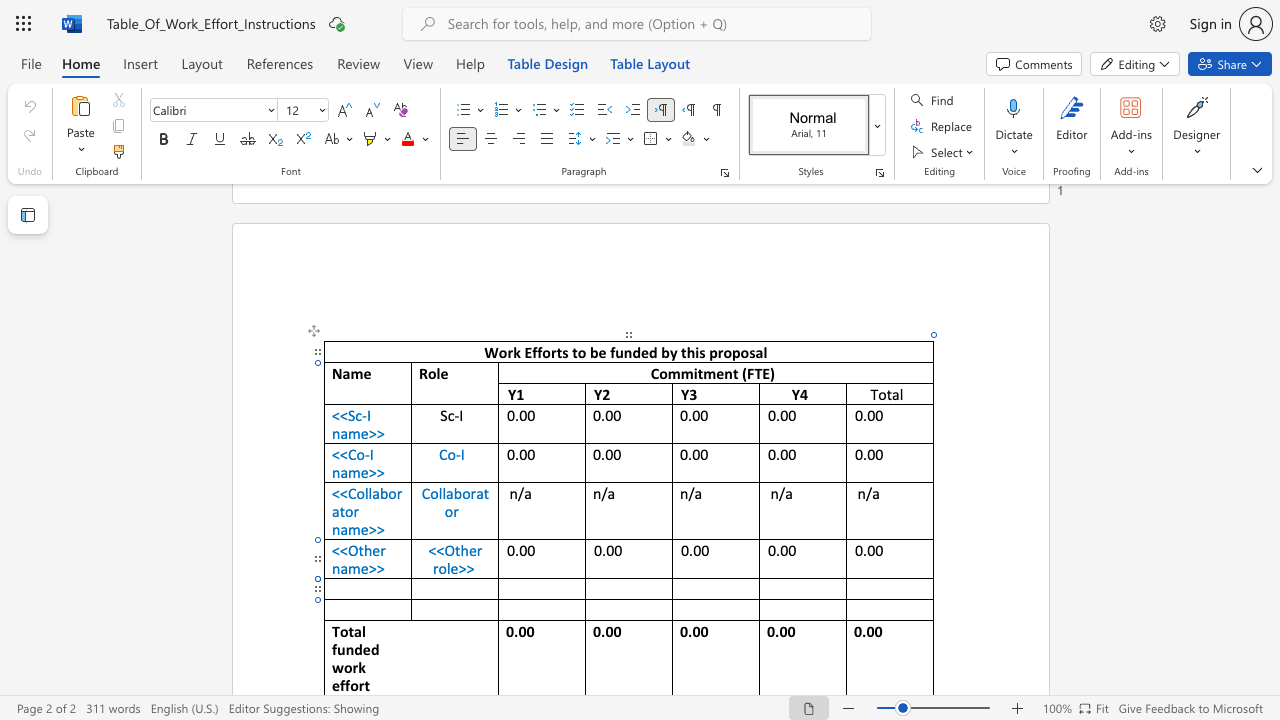  Describe the element at coordinates (343, 667) in the screenshot. I see `the space between the continuous character "w" and "o" in the text` at that location.